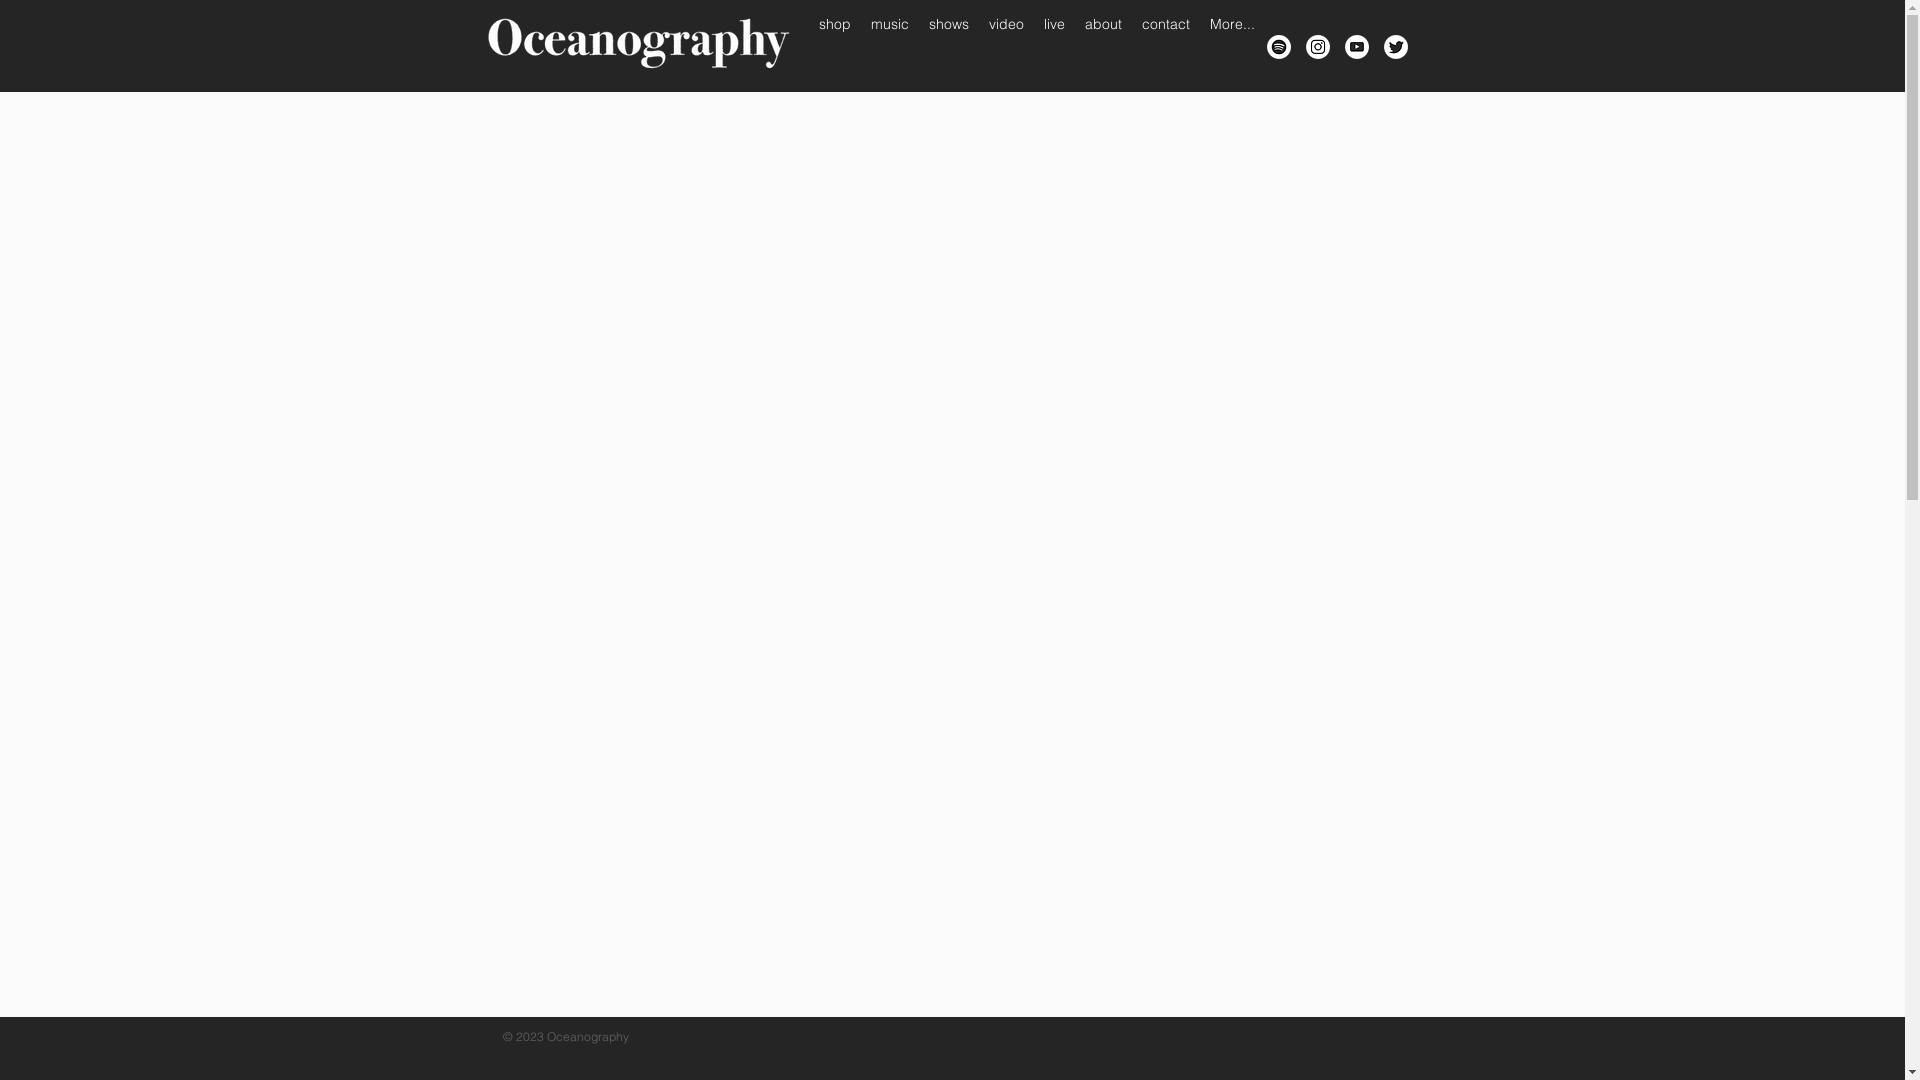 Image resolution: width=1920 pixels, height=1080 pixels. I want to click on 'live', so click(1033, 45).